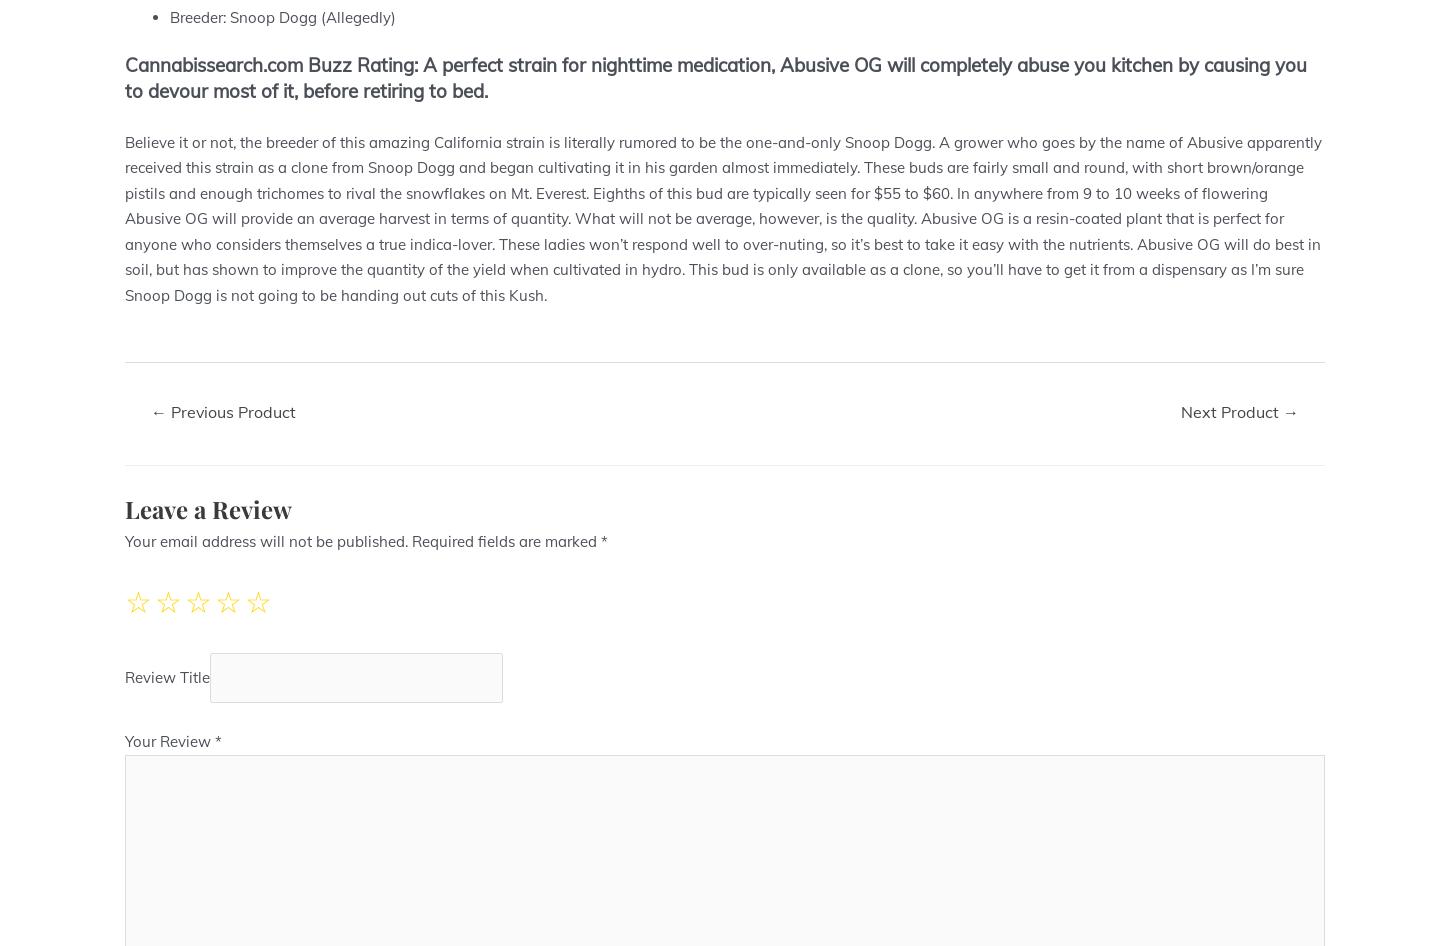  Describe the element at coordinates (1232, 410) in the screenshot. I see `'Next Product'` at that location.